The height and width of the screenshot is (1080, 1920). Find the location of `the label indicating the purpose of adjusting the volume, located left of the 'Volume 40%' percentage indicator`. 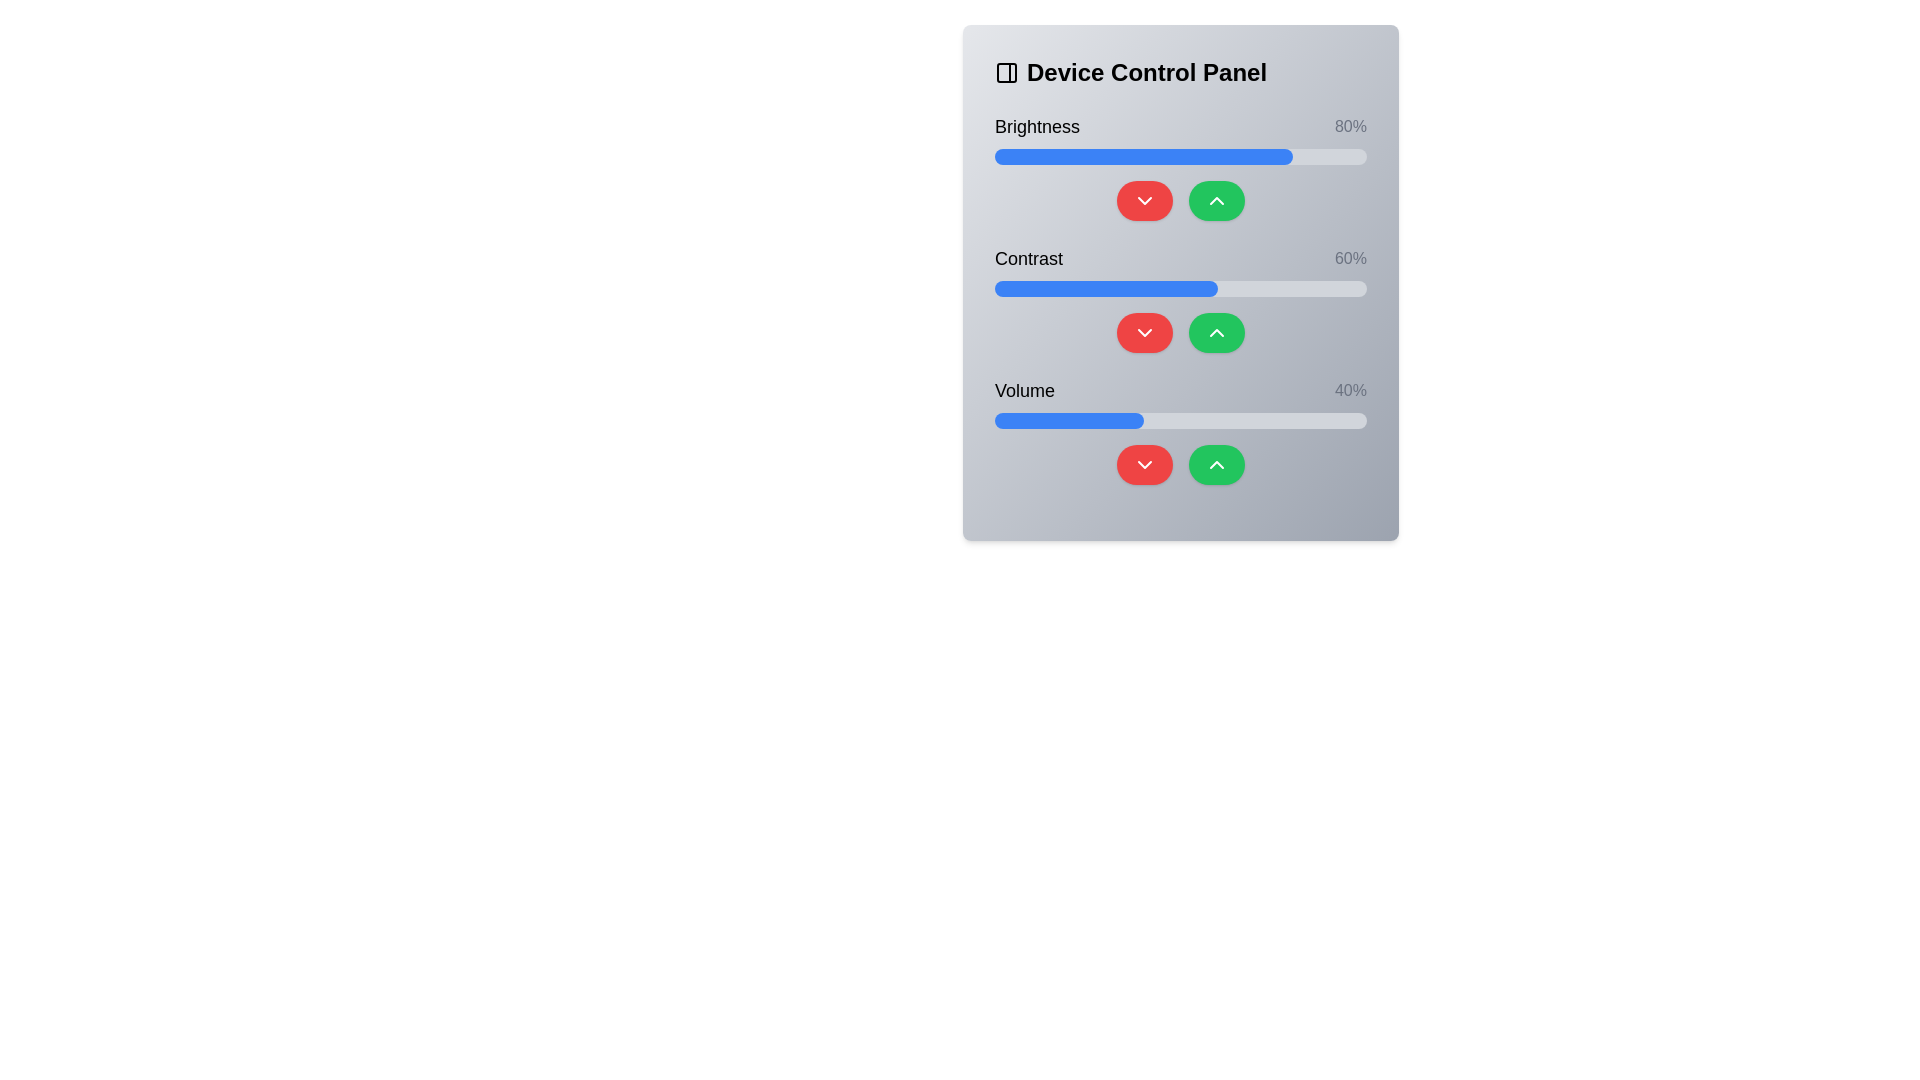

the label indicating the purpose of adjusting the volume, located left of the 'Volume 40%' percentage indicator is located at coordinates (1025, 390).